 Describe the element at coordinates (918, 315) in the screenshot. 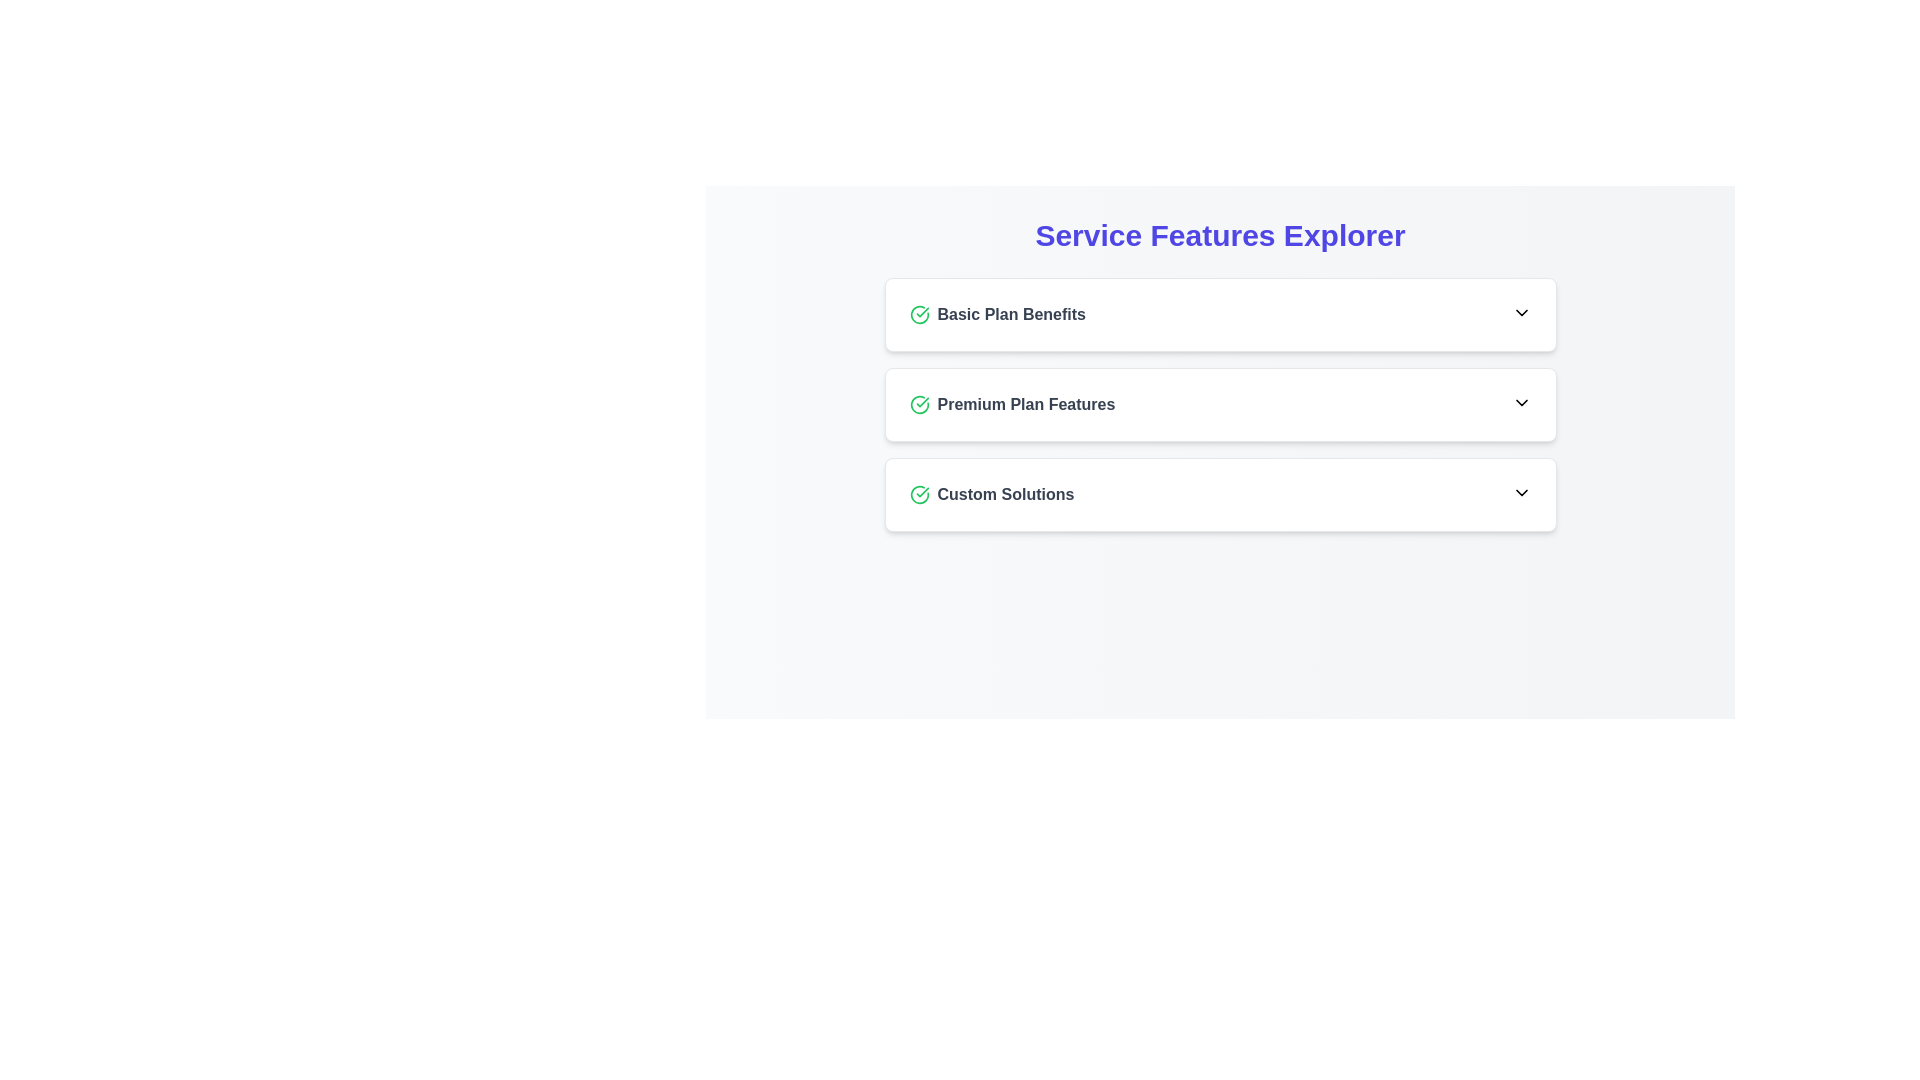

I see `the green-colored check icon enclosed in a circular outline, which is the first visual component in the row labeled 'Basic Plan Benefits'` at that location.